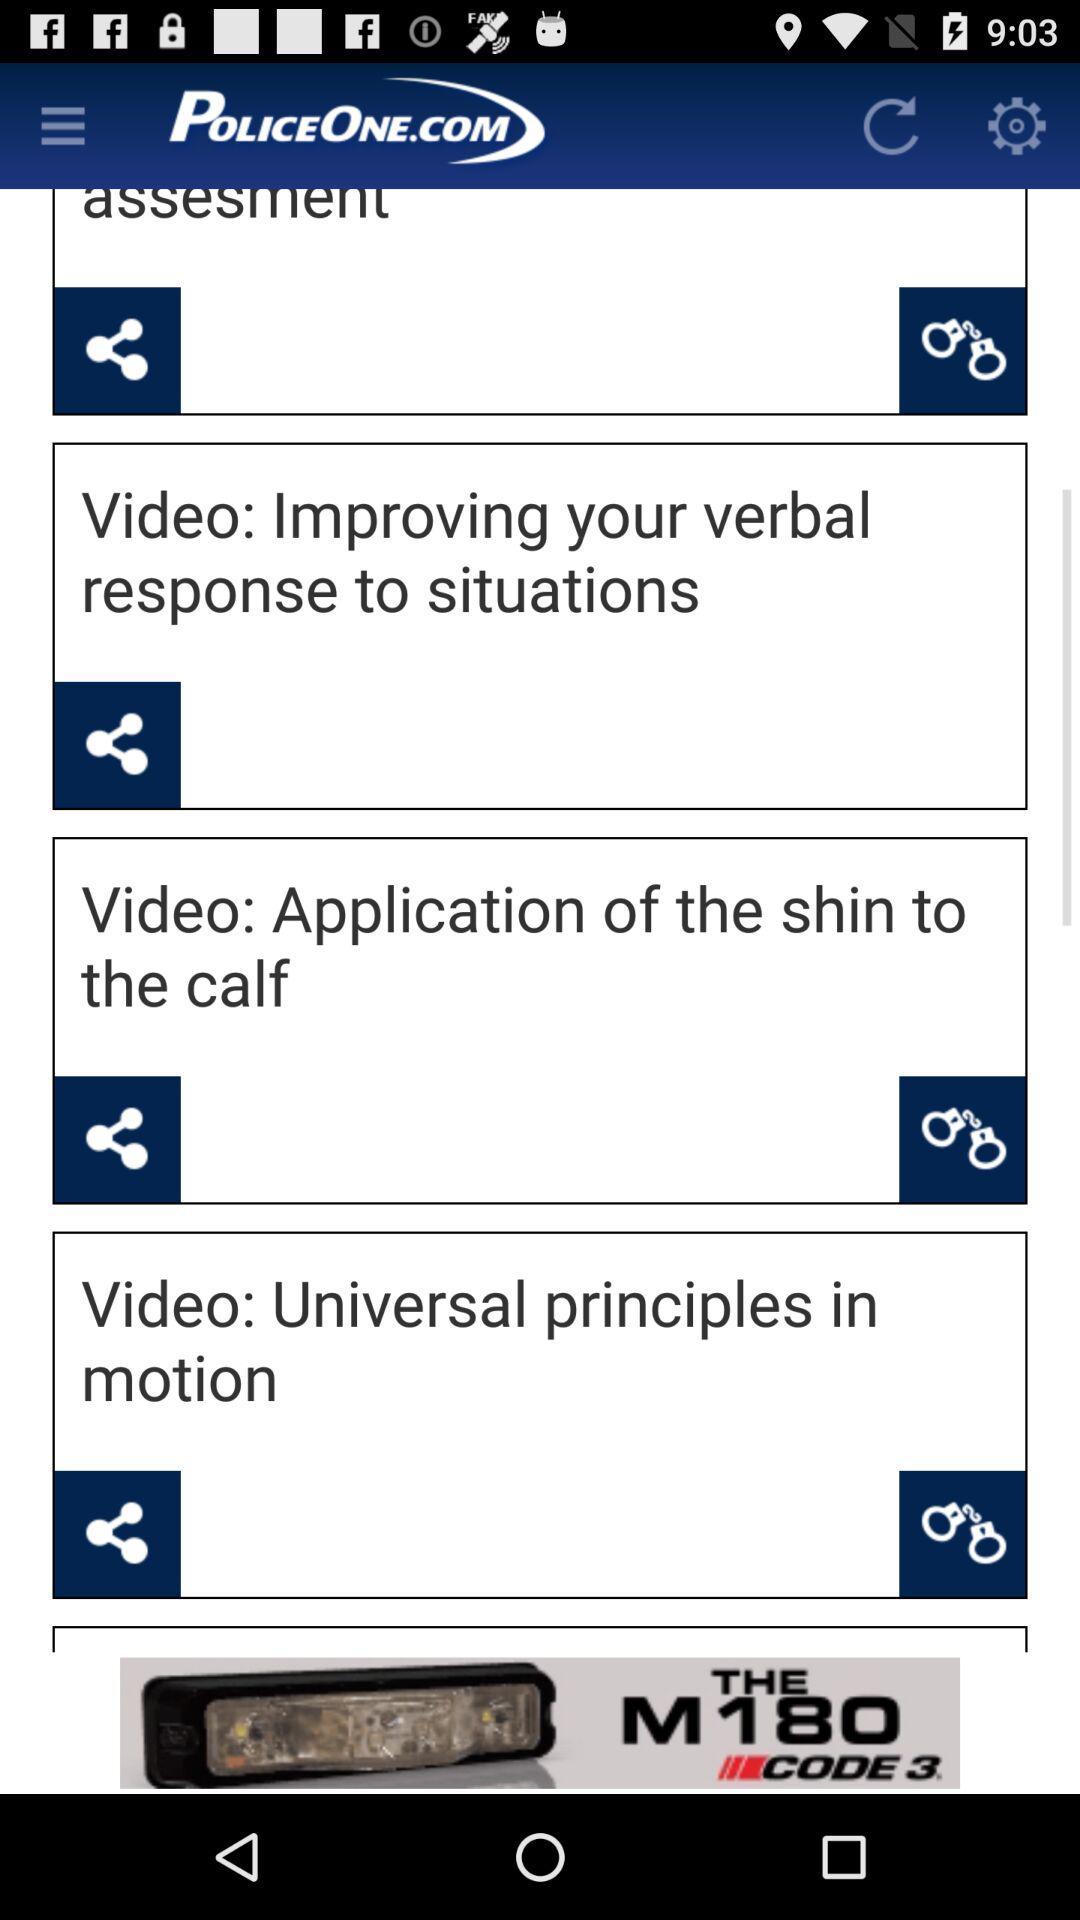  I want to click on autoplay option, so click(890, 124).